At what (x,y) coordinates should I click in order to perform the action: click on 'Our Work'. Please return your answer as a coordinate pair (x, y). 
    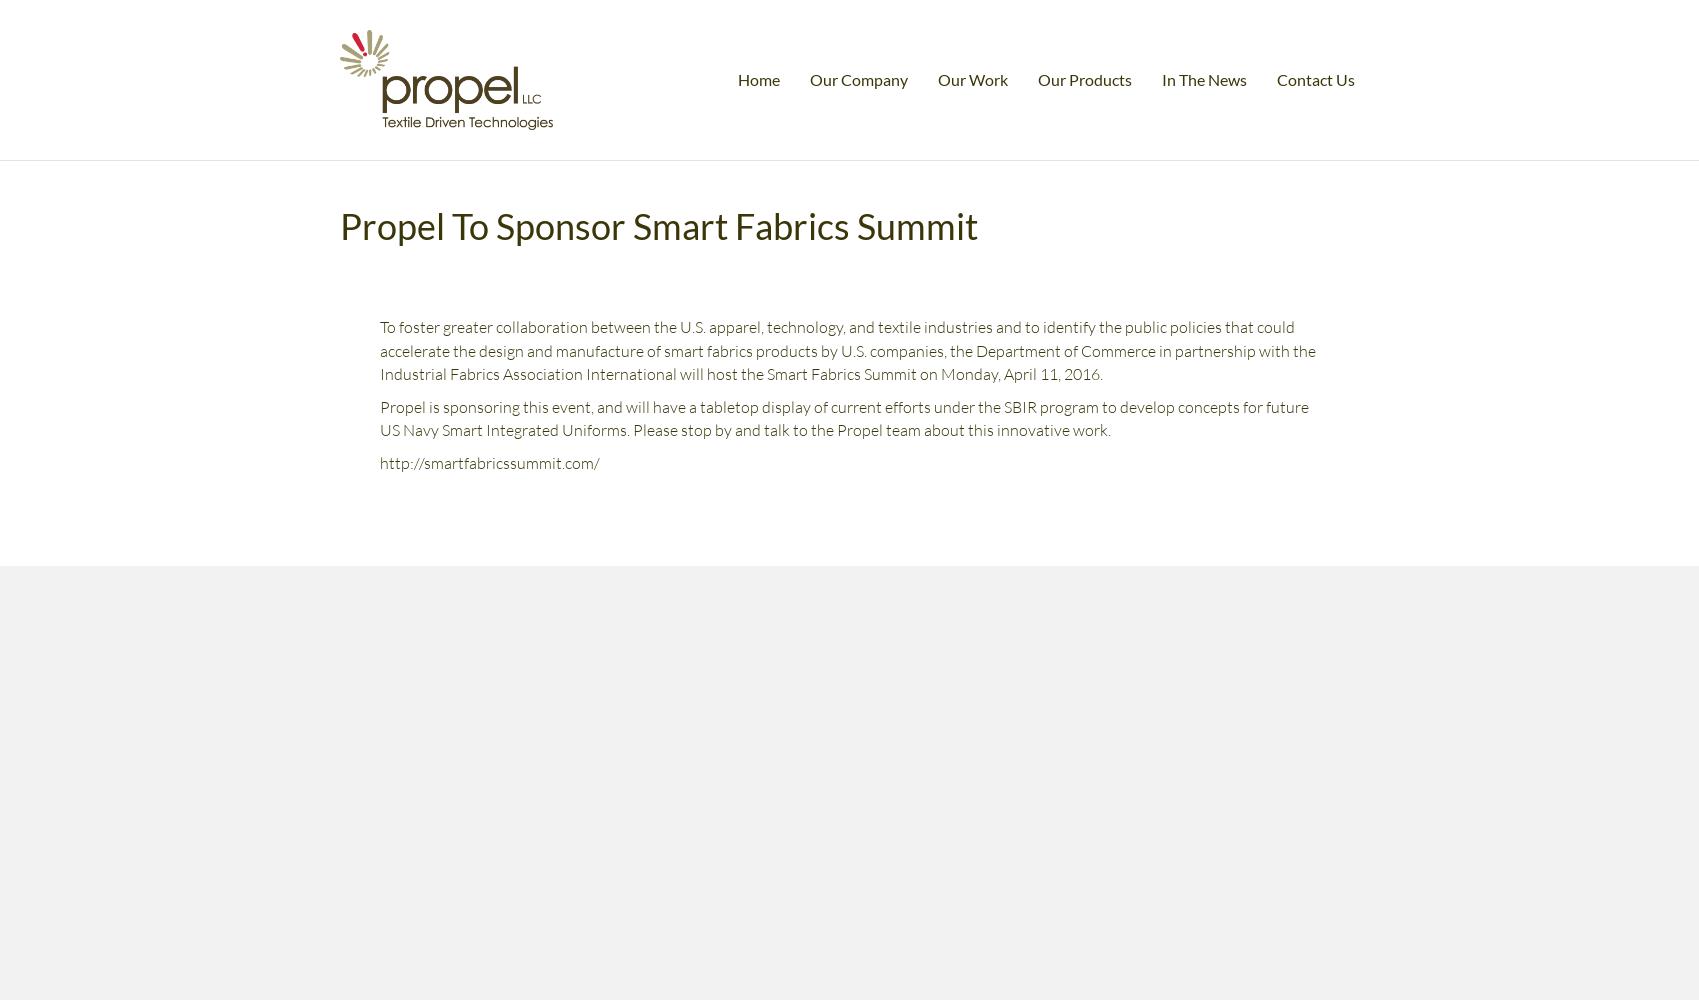
    Looking at the image, I should click on (937, 77).